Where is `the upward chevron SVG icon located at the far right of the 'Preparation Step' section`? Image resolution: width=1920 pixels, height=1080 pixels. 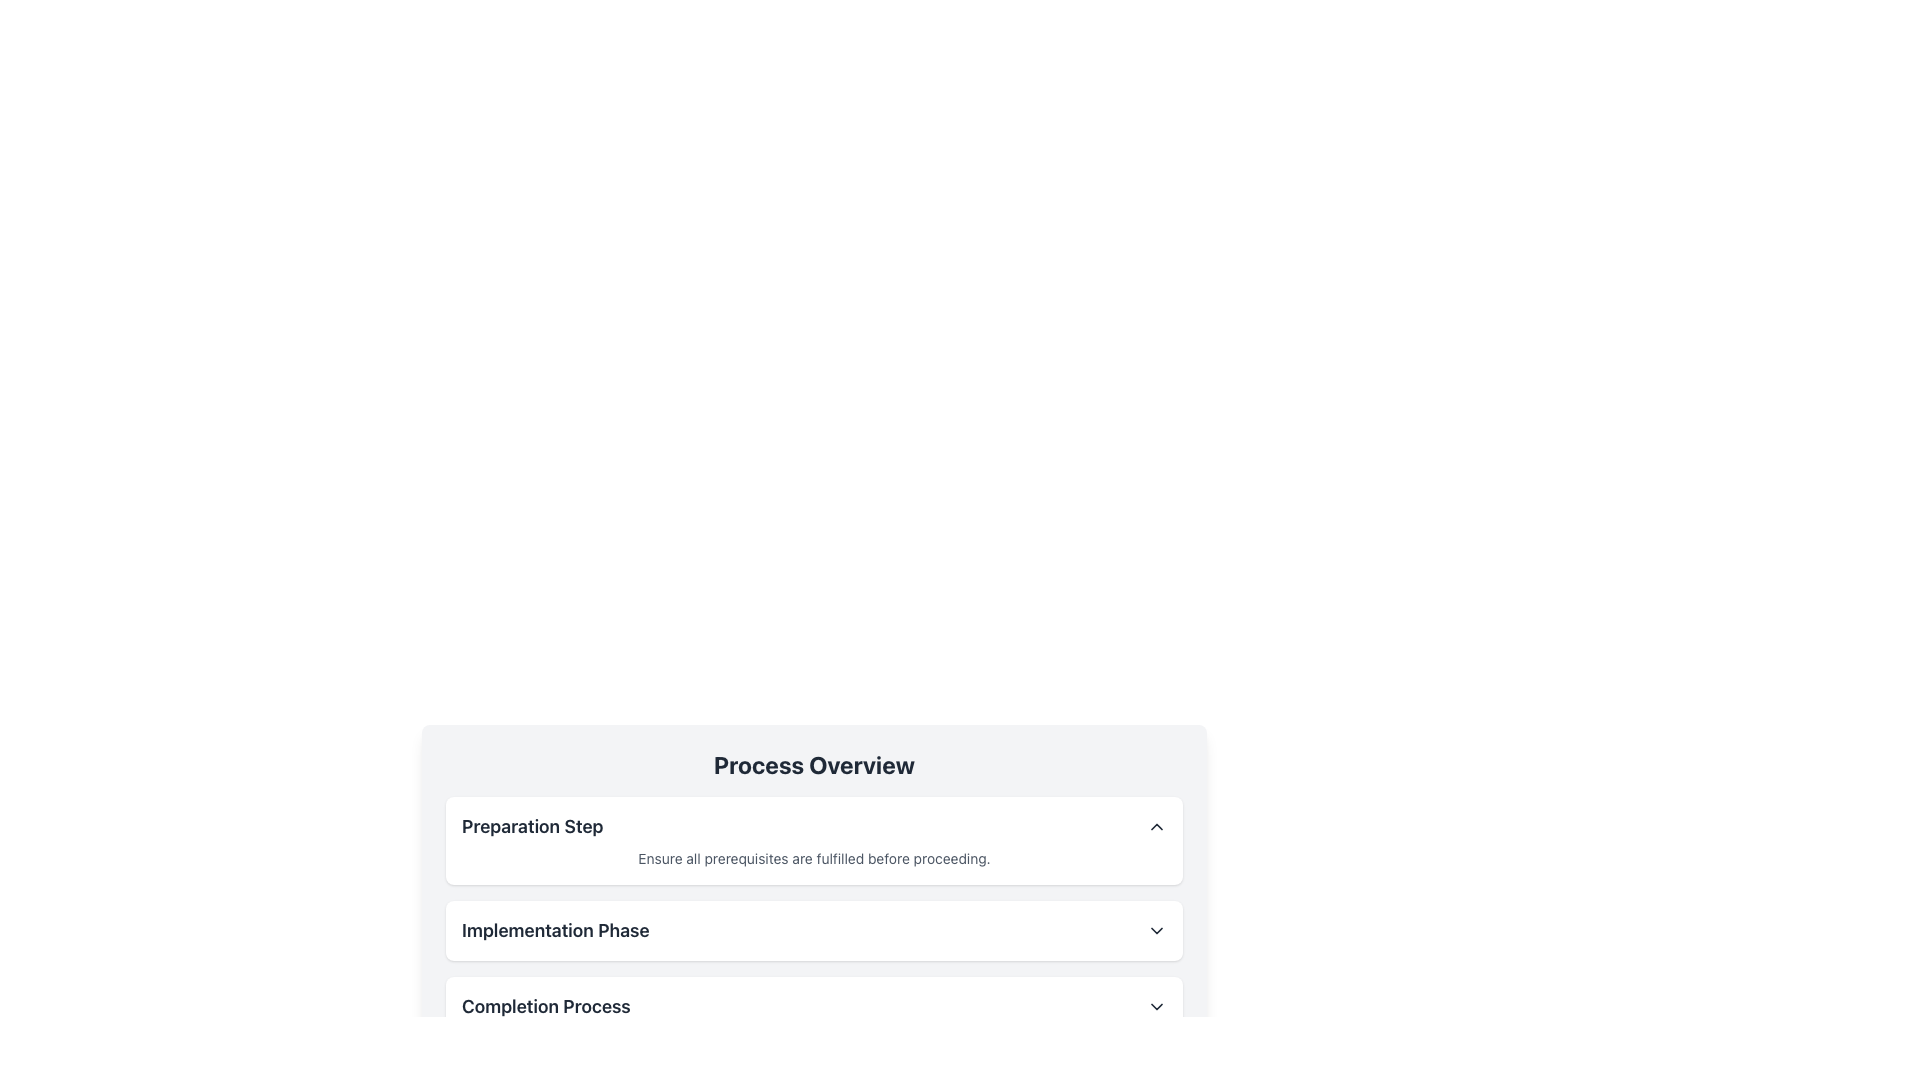 the upward chevron SVG icon located at the far right of the 'Preparation Step' section is located at coordinates (1156, 826).